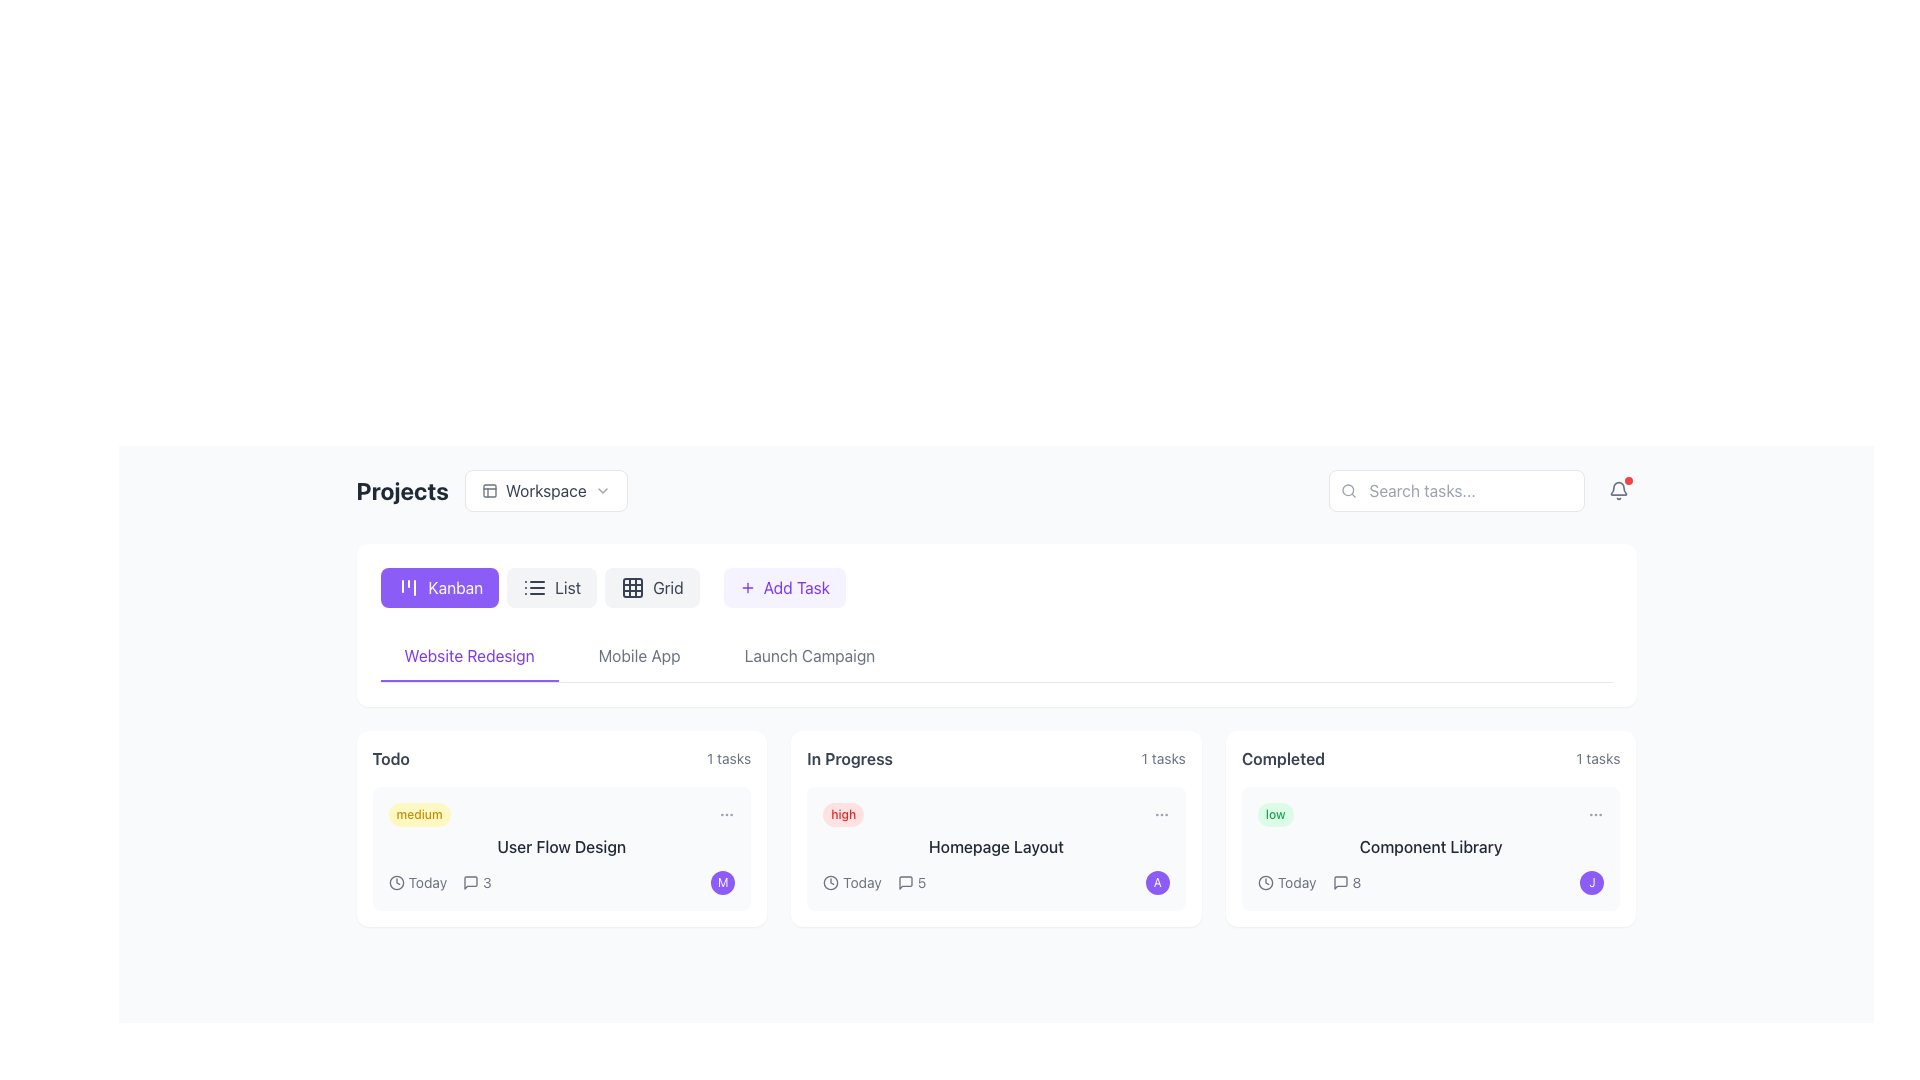  Describe the element at coordinates (746, 586) in the screenshot. I see `the 'Add Task' icon, which visually represents the action of adding a new task, located to the left of the text label within the button` at that location.